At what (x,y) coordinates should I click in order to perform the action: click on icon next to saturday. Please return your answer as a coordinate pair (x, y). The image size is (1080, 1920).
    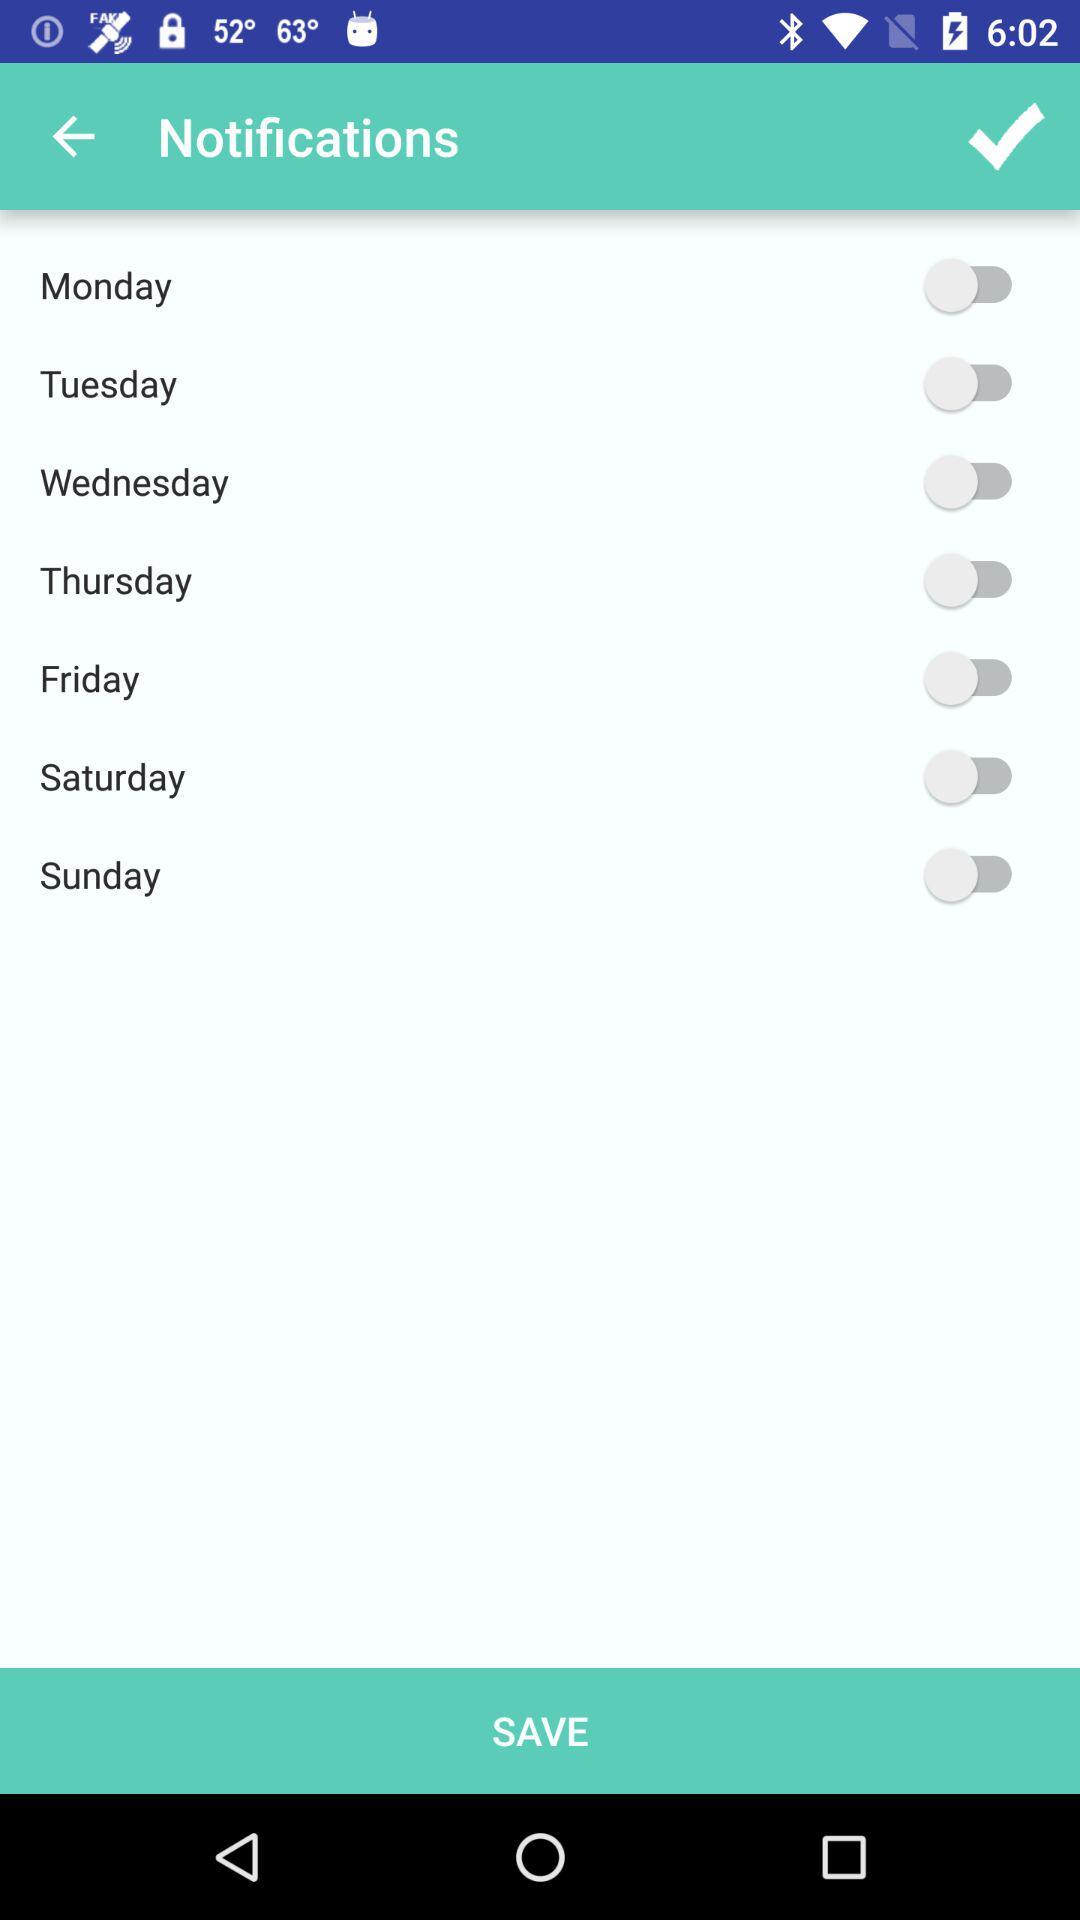
    Looking at the image, I should click on (872, 775).